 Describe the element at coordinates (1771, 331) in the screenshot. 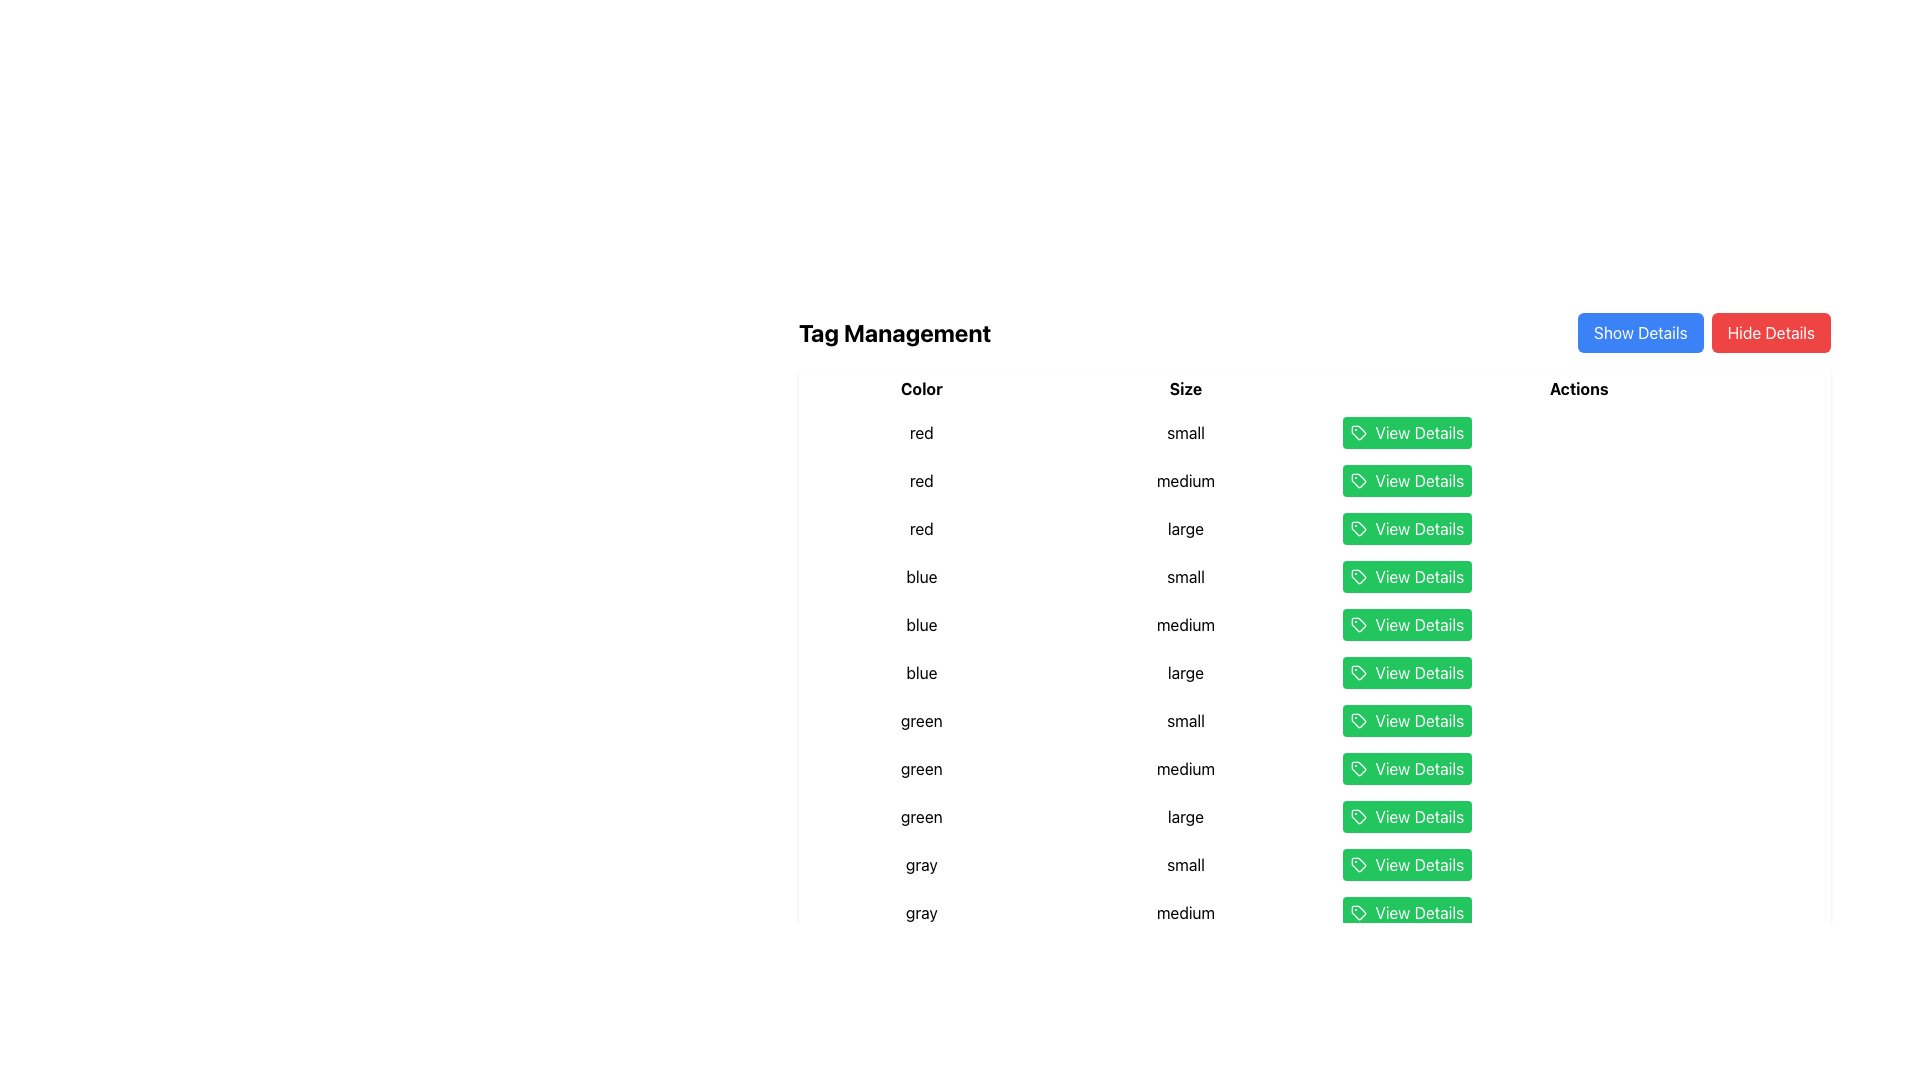

I see `the button located in the top-right section of the page that toggles the visibility of additional details when clicked, to hide the details` at that location.